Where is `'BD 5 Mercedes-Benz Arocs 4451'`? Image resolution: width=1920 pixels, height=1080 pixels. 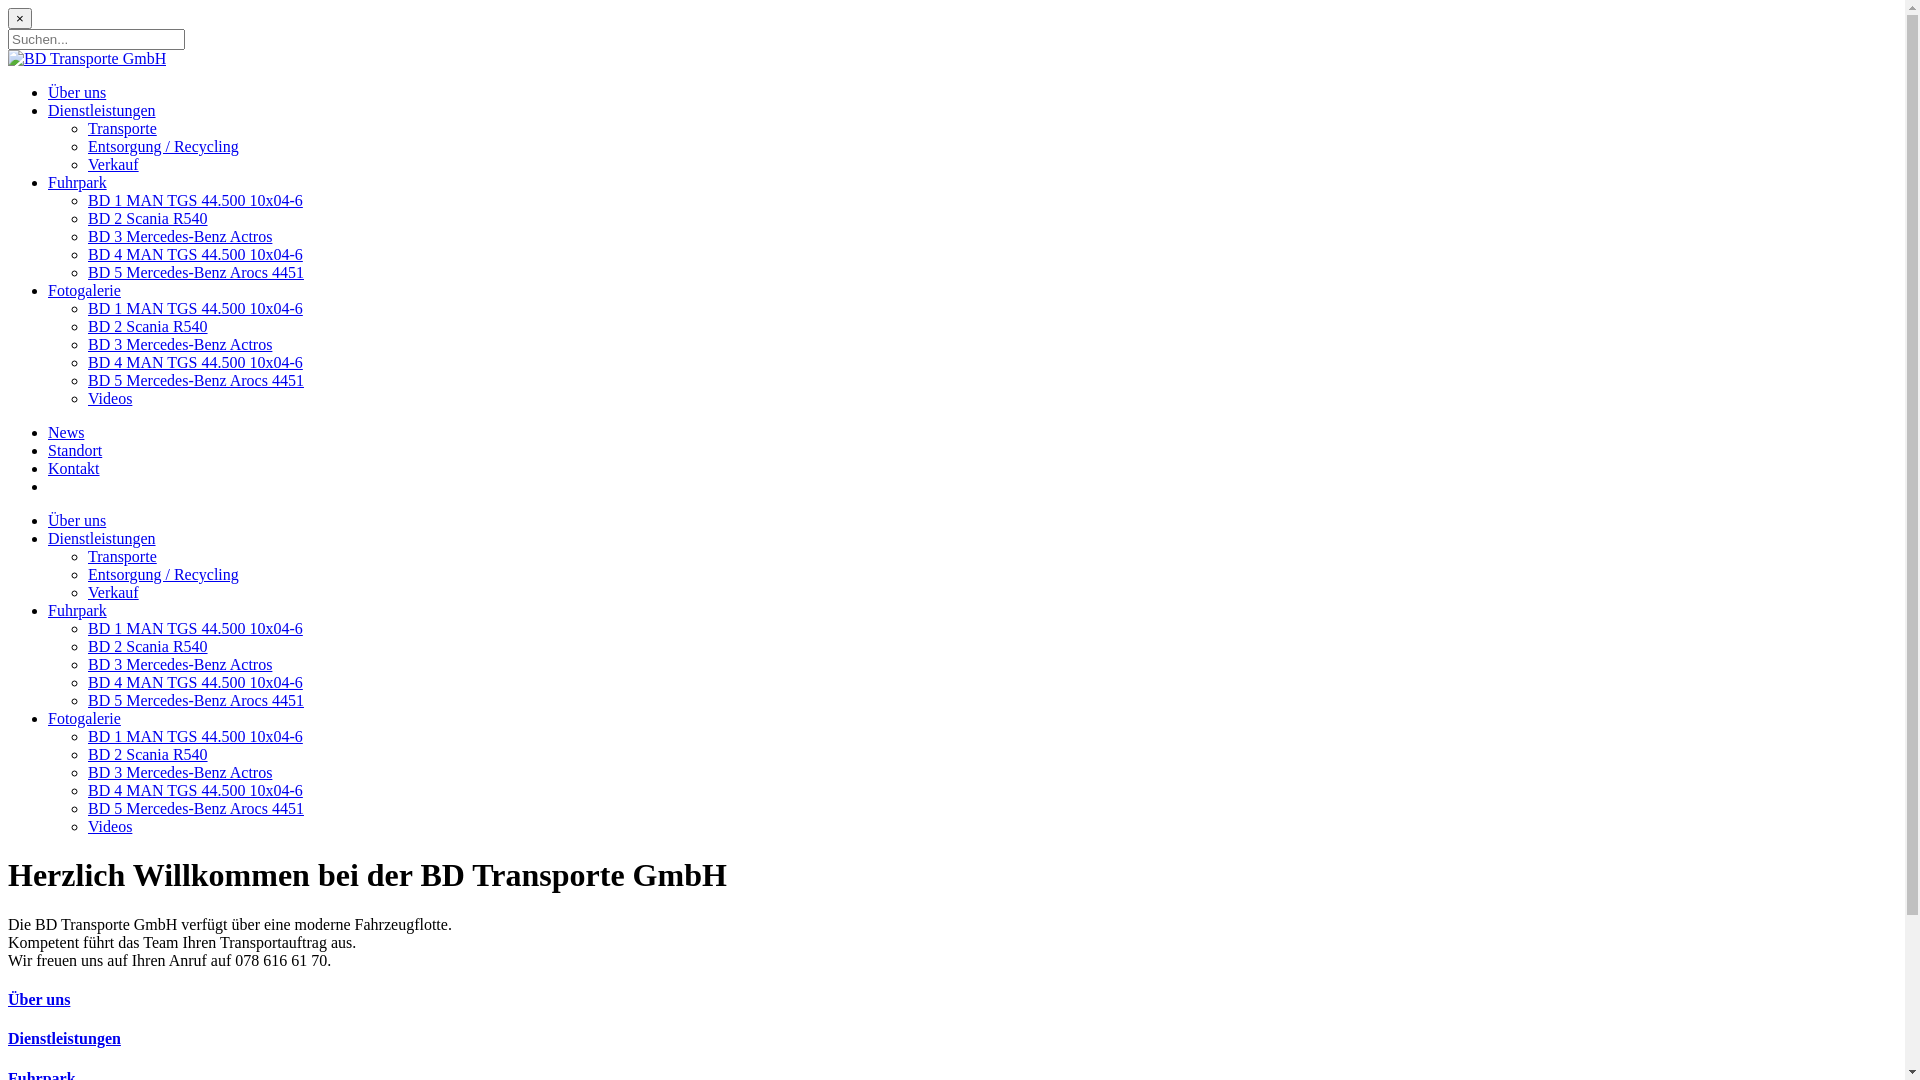 'BD 5 Mercedes-Benz Arocs 4451' is located at coordinates (196, 272).